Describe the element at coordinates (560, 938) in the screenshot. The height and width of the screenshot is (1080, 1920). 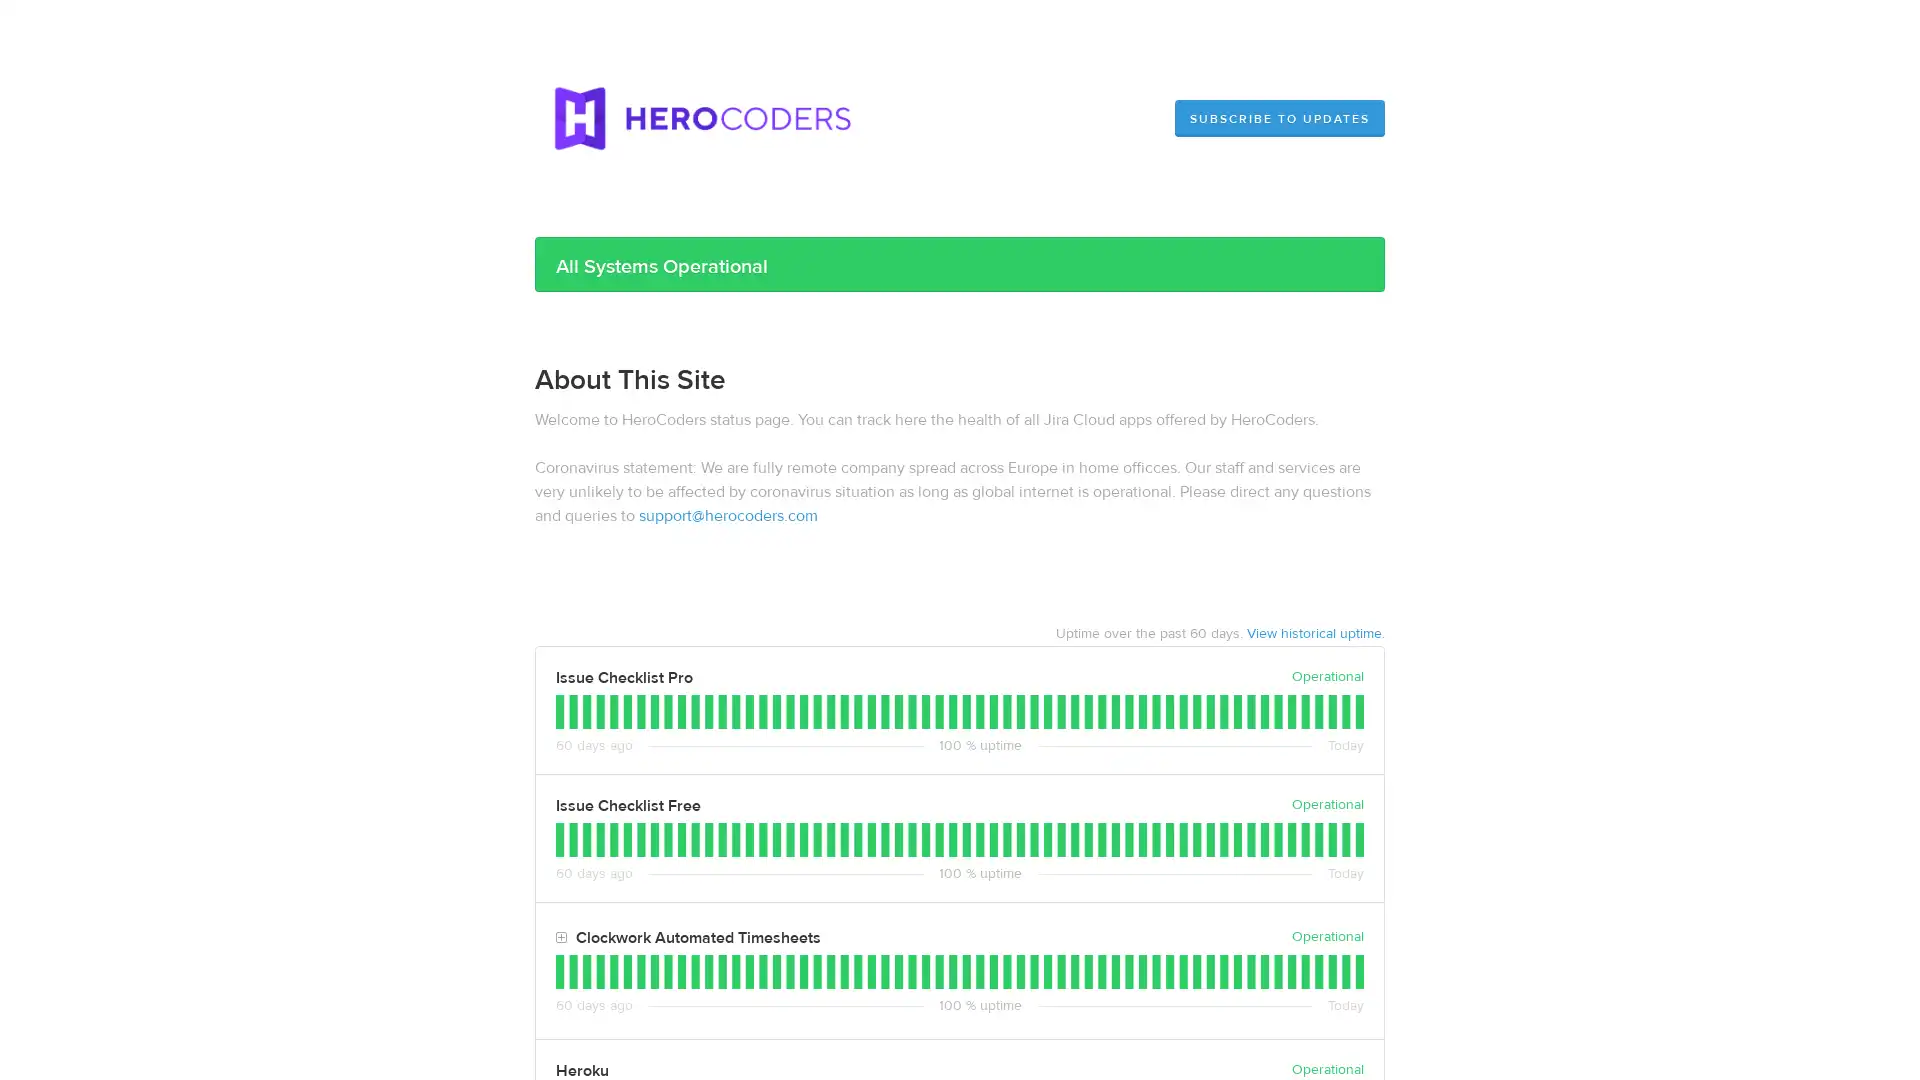
I see `Toggle Clockwork Automated Timesheets` at that location.